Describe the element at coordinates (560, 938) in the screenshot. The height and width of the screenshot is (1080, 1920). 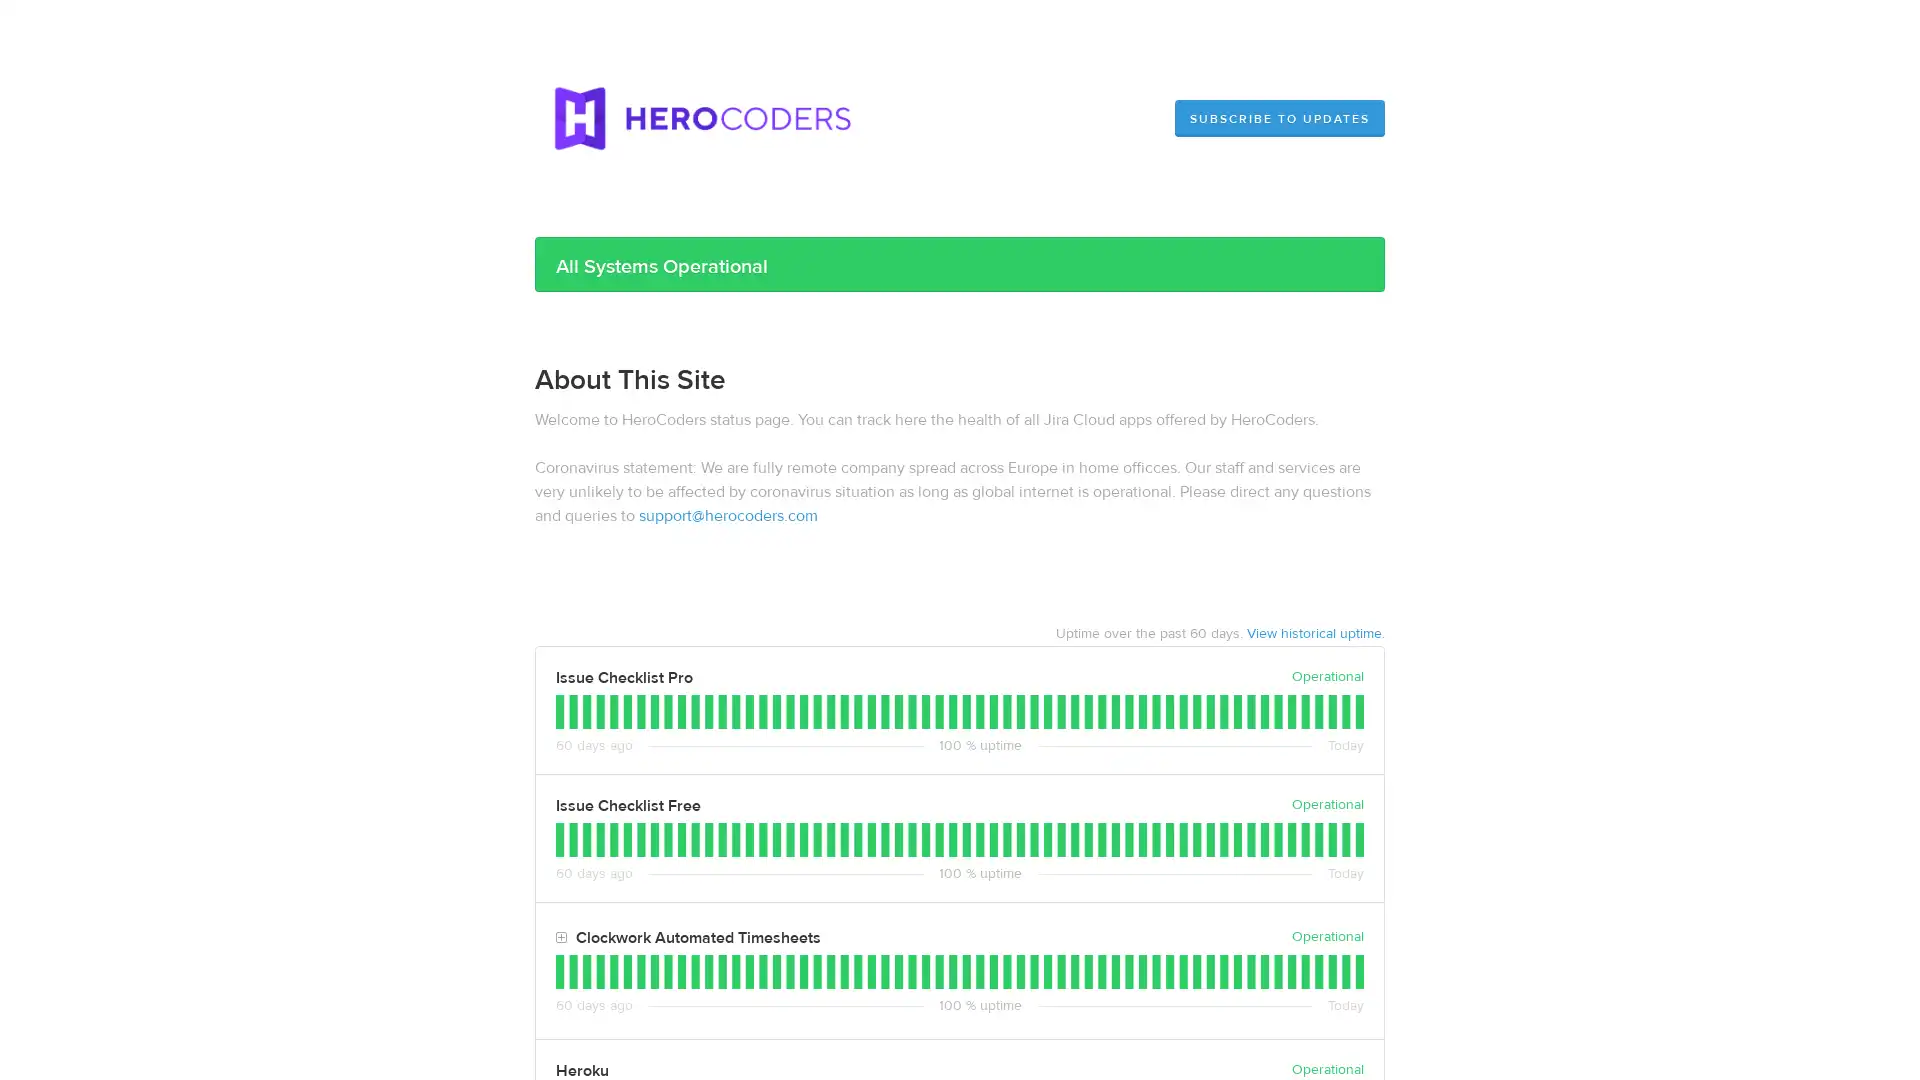
I see `Toggle Clockwork Automated Timesheets` at that location.